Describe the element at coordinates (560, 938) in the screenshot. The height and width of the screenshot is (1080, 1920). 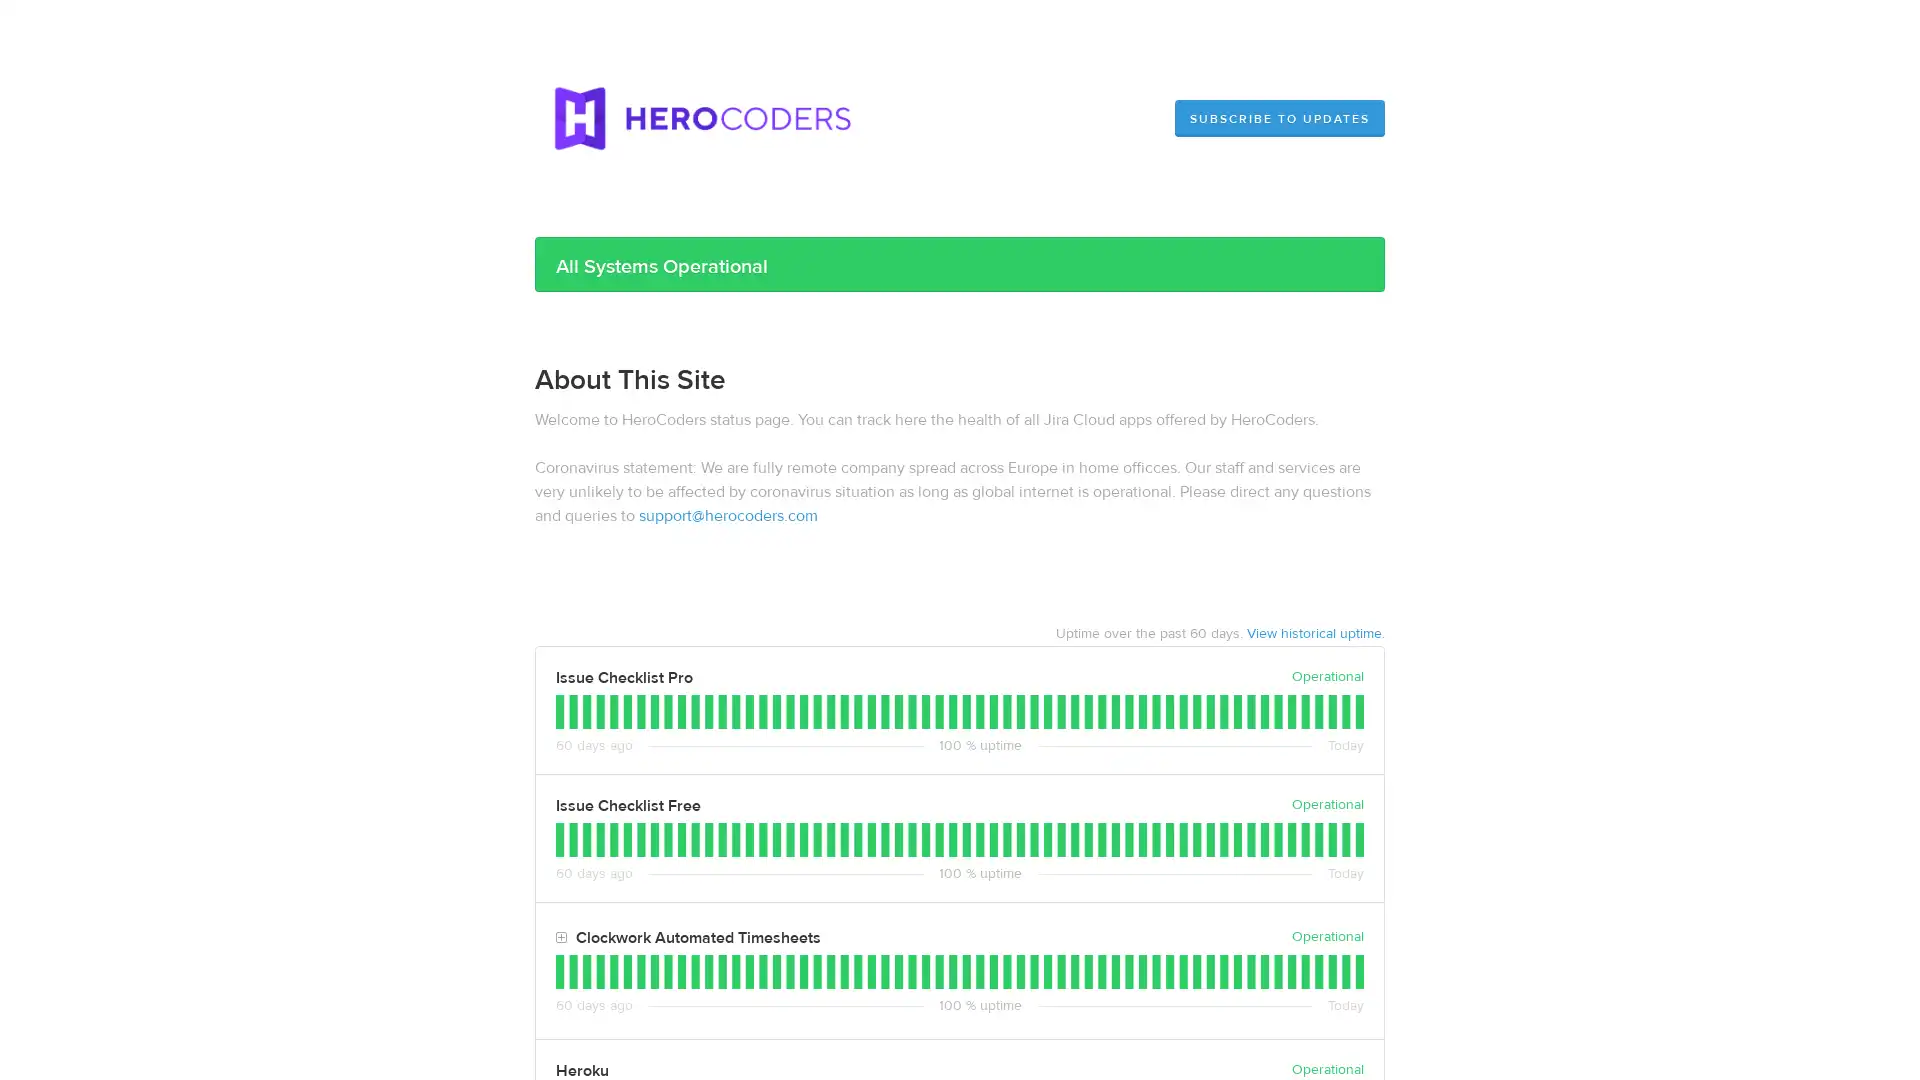
I see `Toggle Clockwork Automated Timesheets` at that location.